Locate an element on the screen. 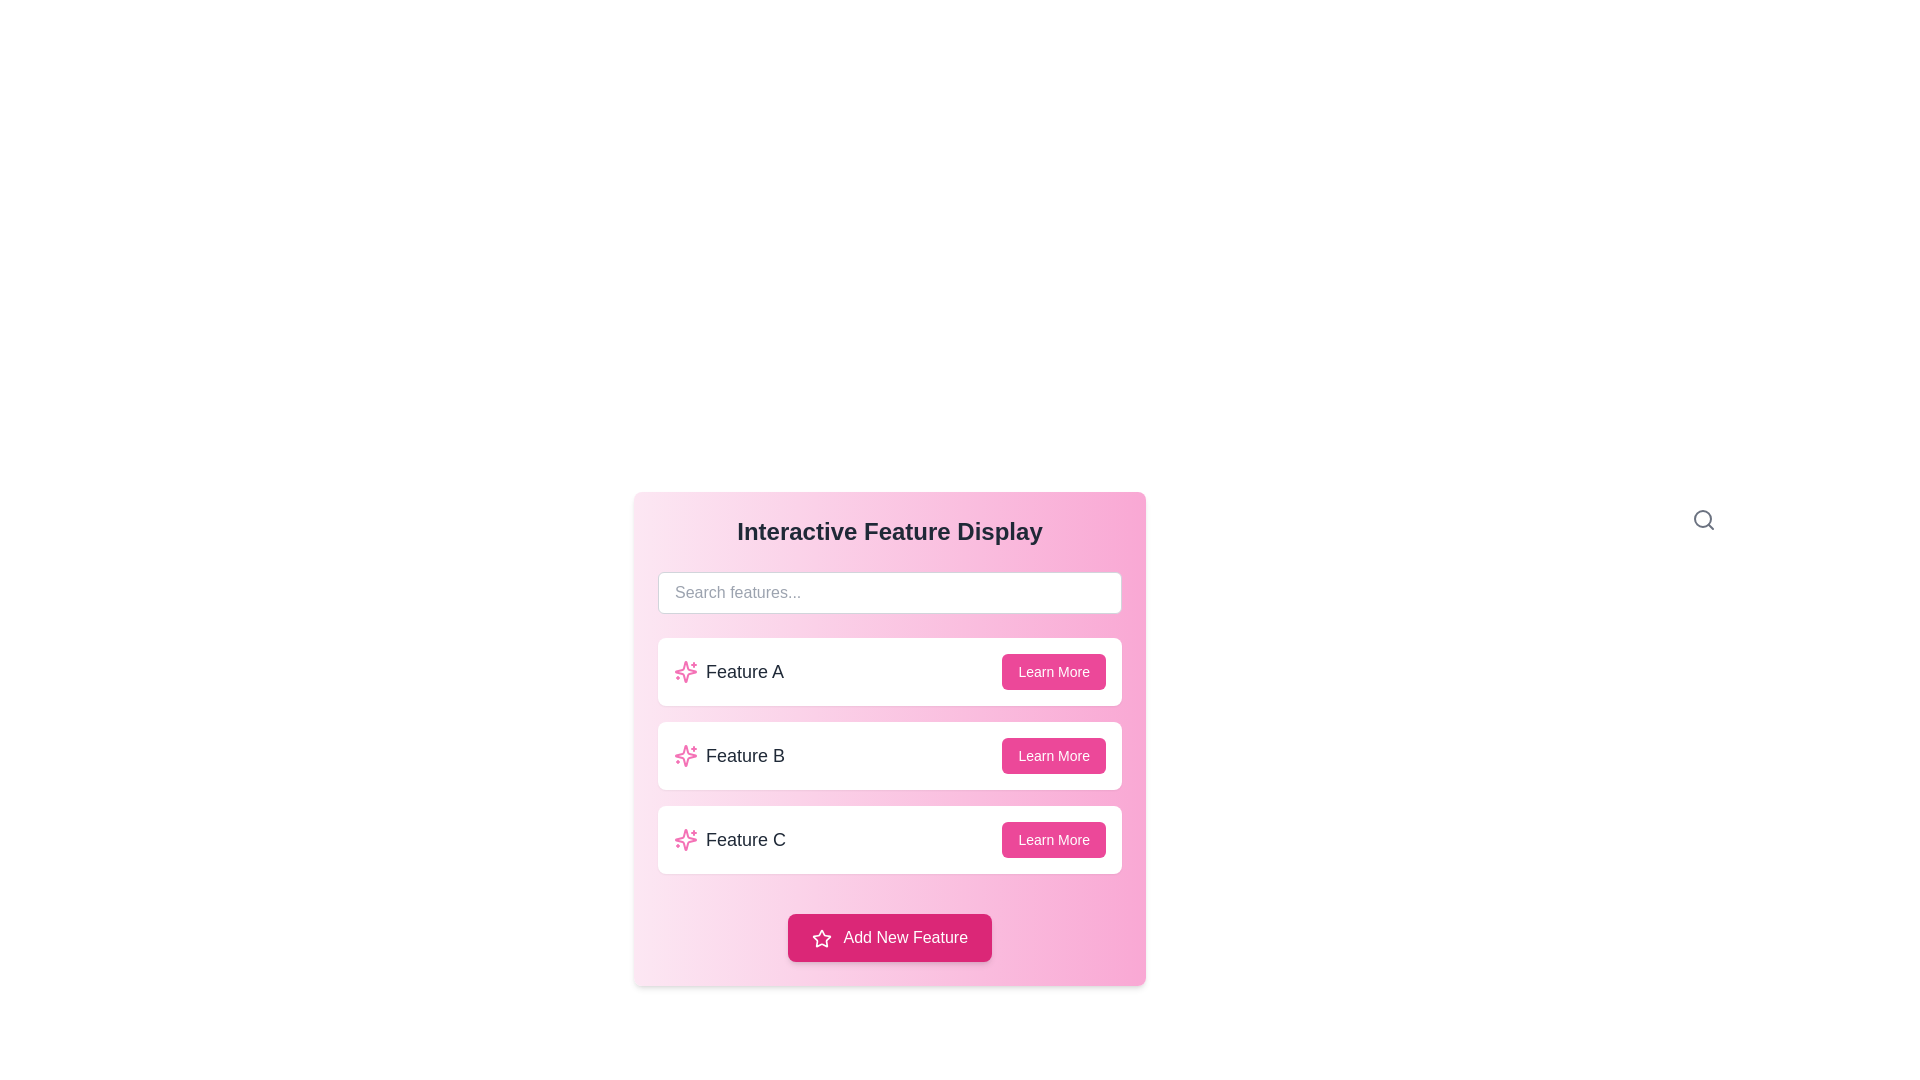 This screenshot has width=1920, height=1080. the button with a pink background and white text that reads 'Add New Feature' is located at coordinates (888, 929).